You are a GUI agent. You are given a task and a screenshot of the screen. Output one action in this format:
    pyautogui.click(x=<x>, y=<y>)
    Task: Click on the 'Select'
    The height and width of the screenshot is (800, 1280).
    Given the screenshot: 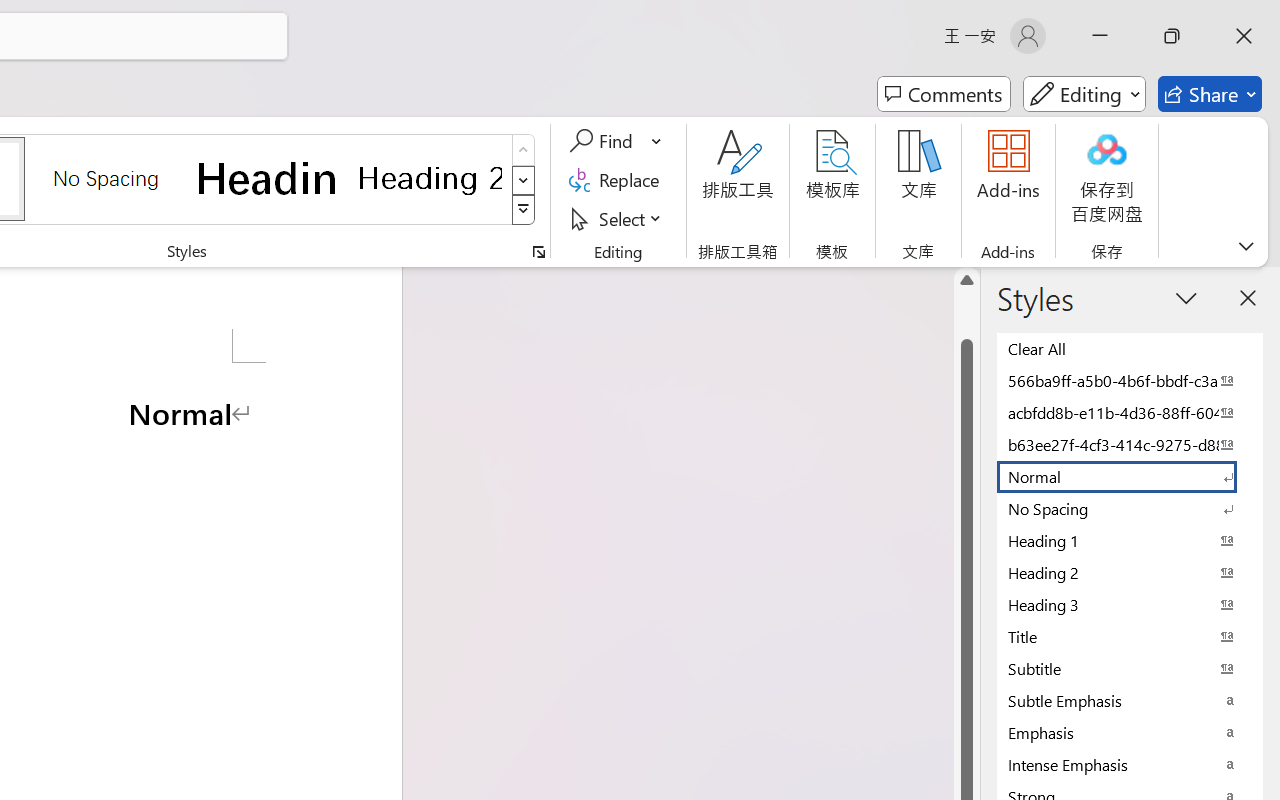 What is the action you would take?
    pyautogui.click(x=617, y=218)
    